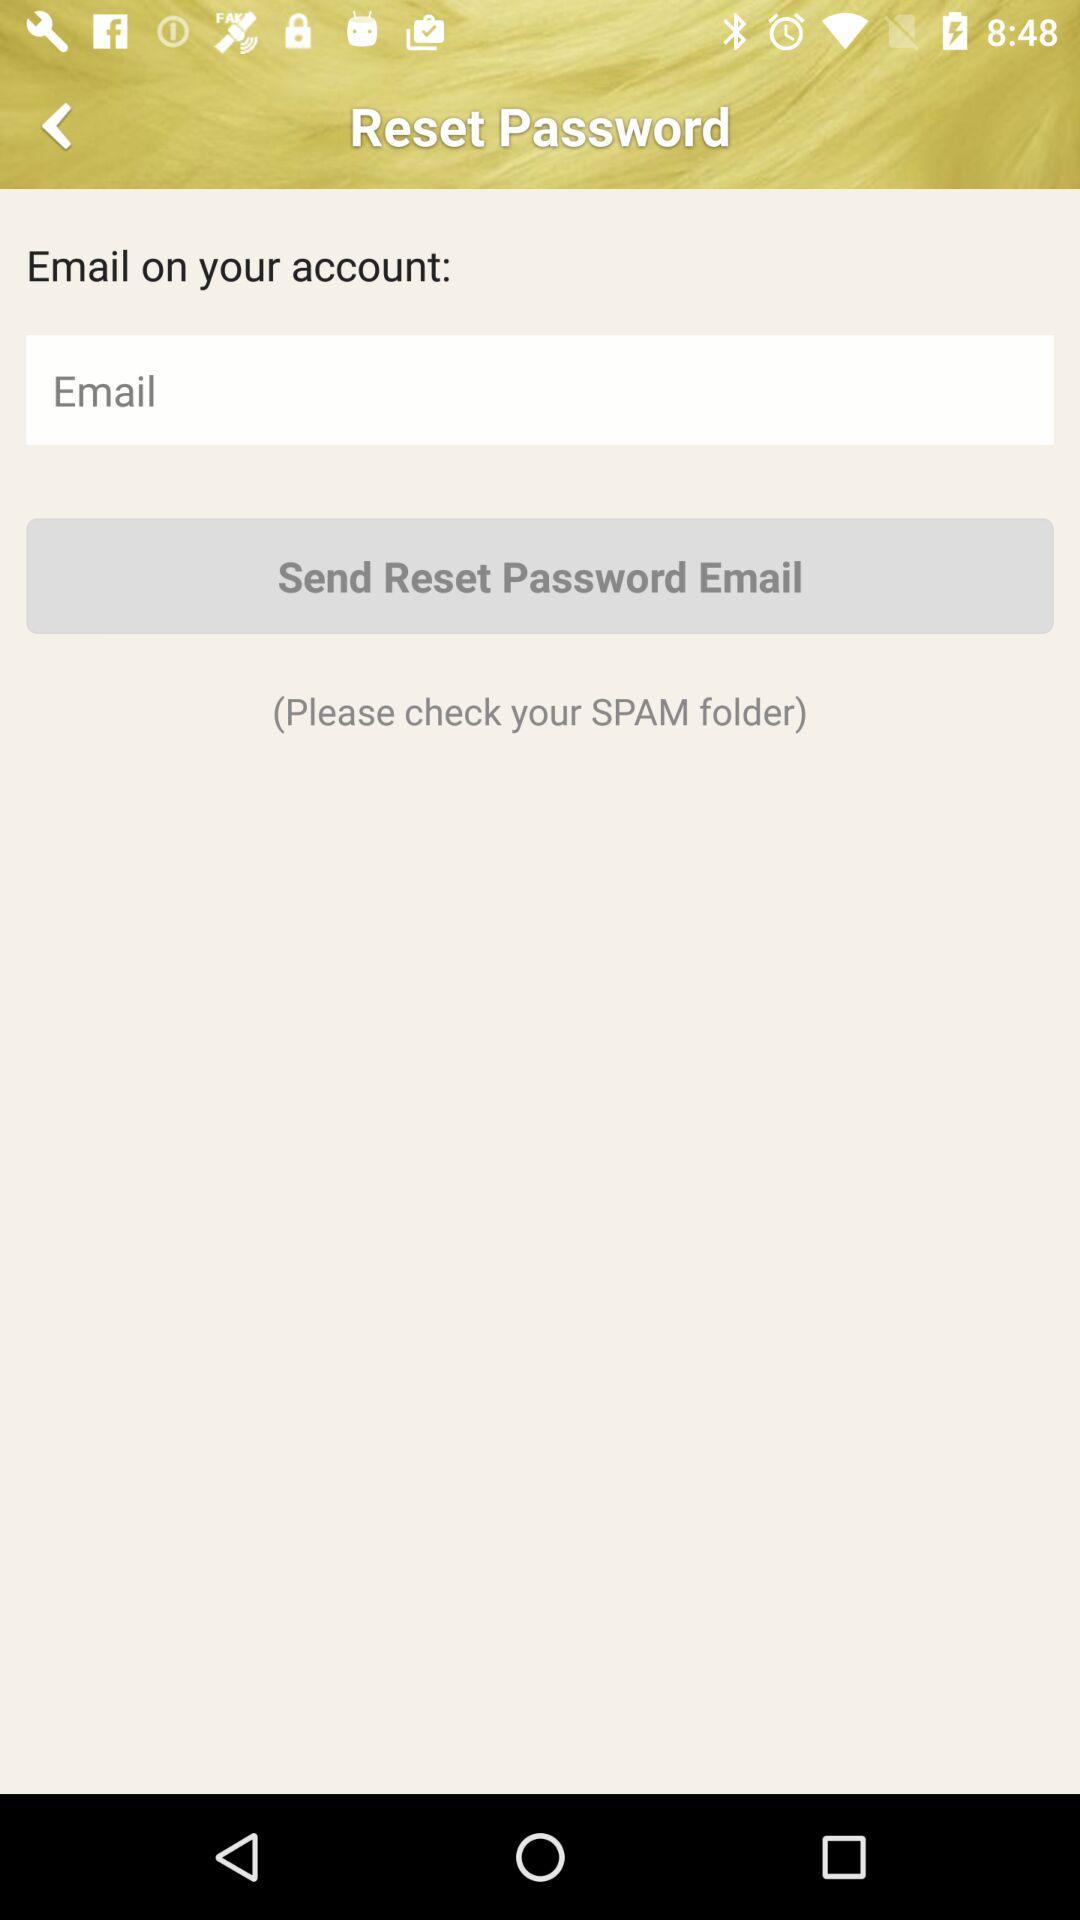 This screenshot has width=1080, height=1920. Describe the element at coordinates (59, 124) in the screenshot. I see `the app to the left of reset password icon` at that location.